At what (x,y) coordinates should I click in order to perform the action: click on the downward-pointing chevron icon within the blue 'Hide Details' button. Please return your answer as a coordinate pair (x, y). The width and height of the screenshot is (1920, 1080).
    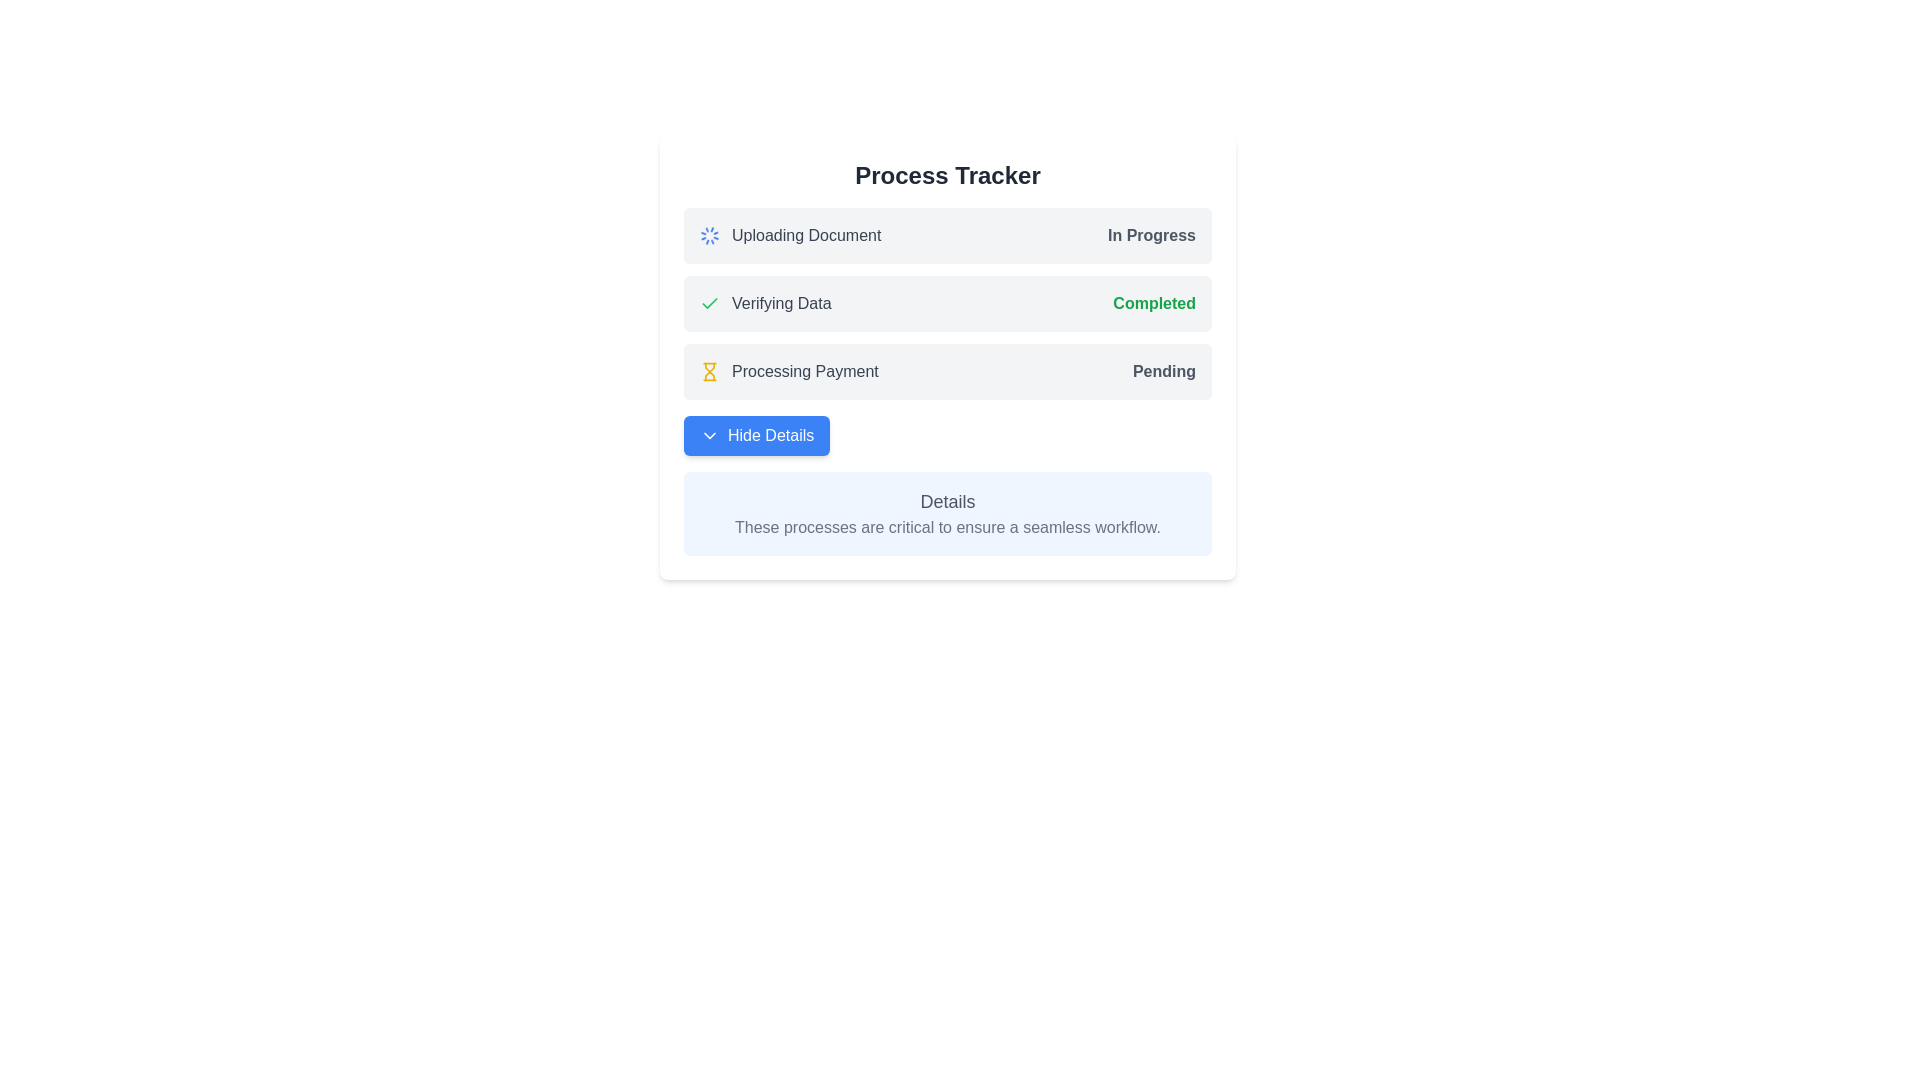
    Looking at the image, I should click on (710, 434).